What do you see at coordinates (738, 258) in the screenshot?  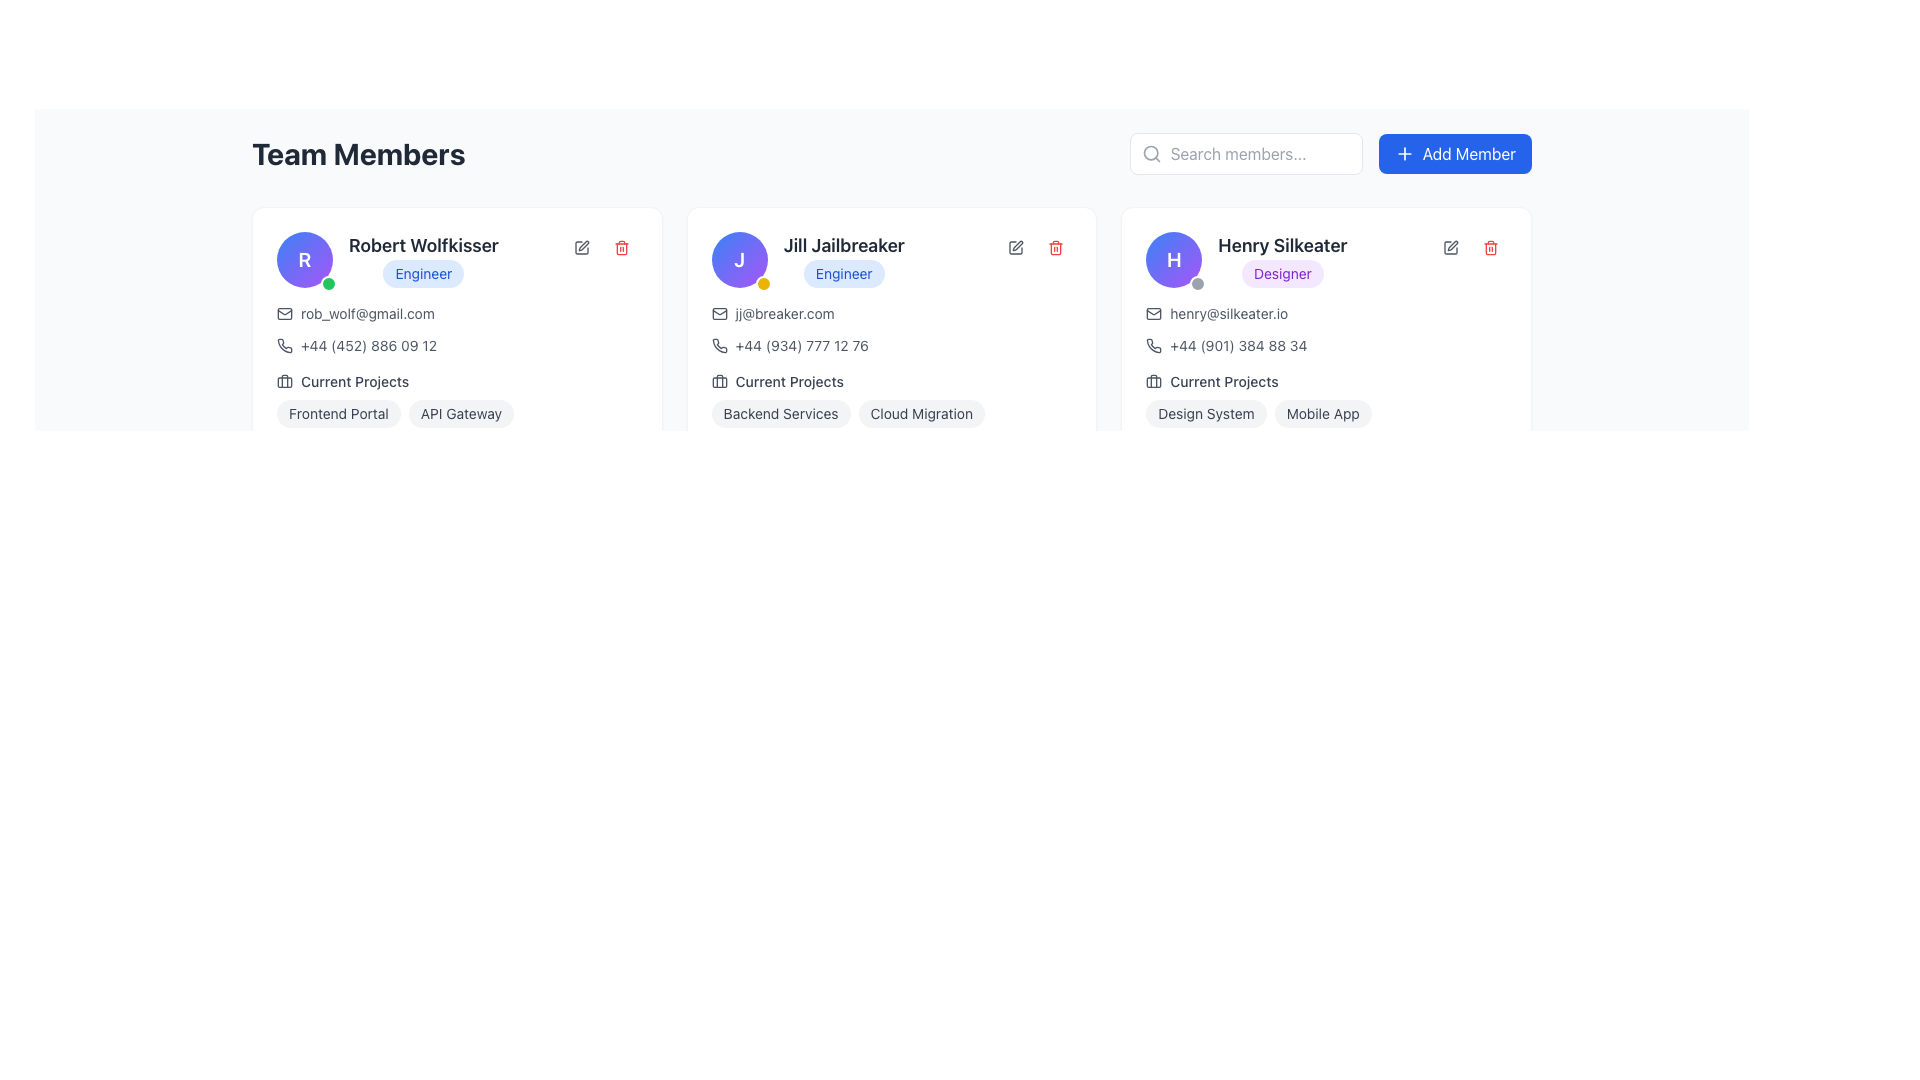 I see `the circular badge featuring the letter 'J' with a gradient from blue to purple, located at the top-left of the profile card for 'Jill Jailbreaker.'` at bounding box center [738, 258].